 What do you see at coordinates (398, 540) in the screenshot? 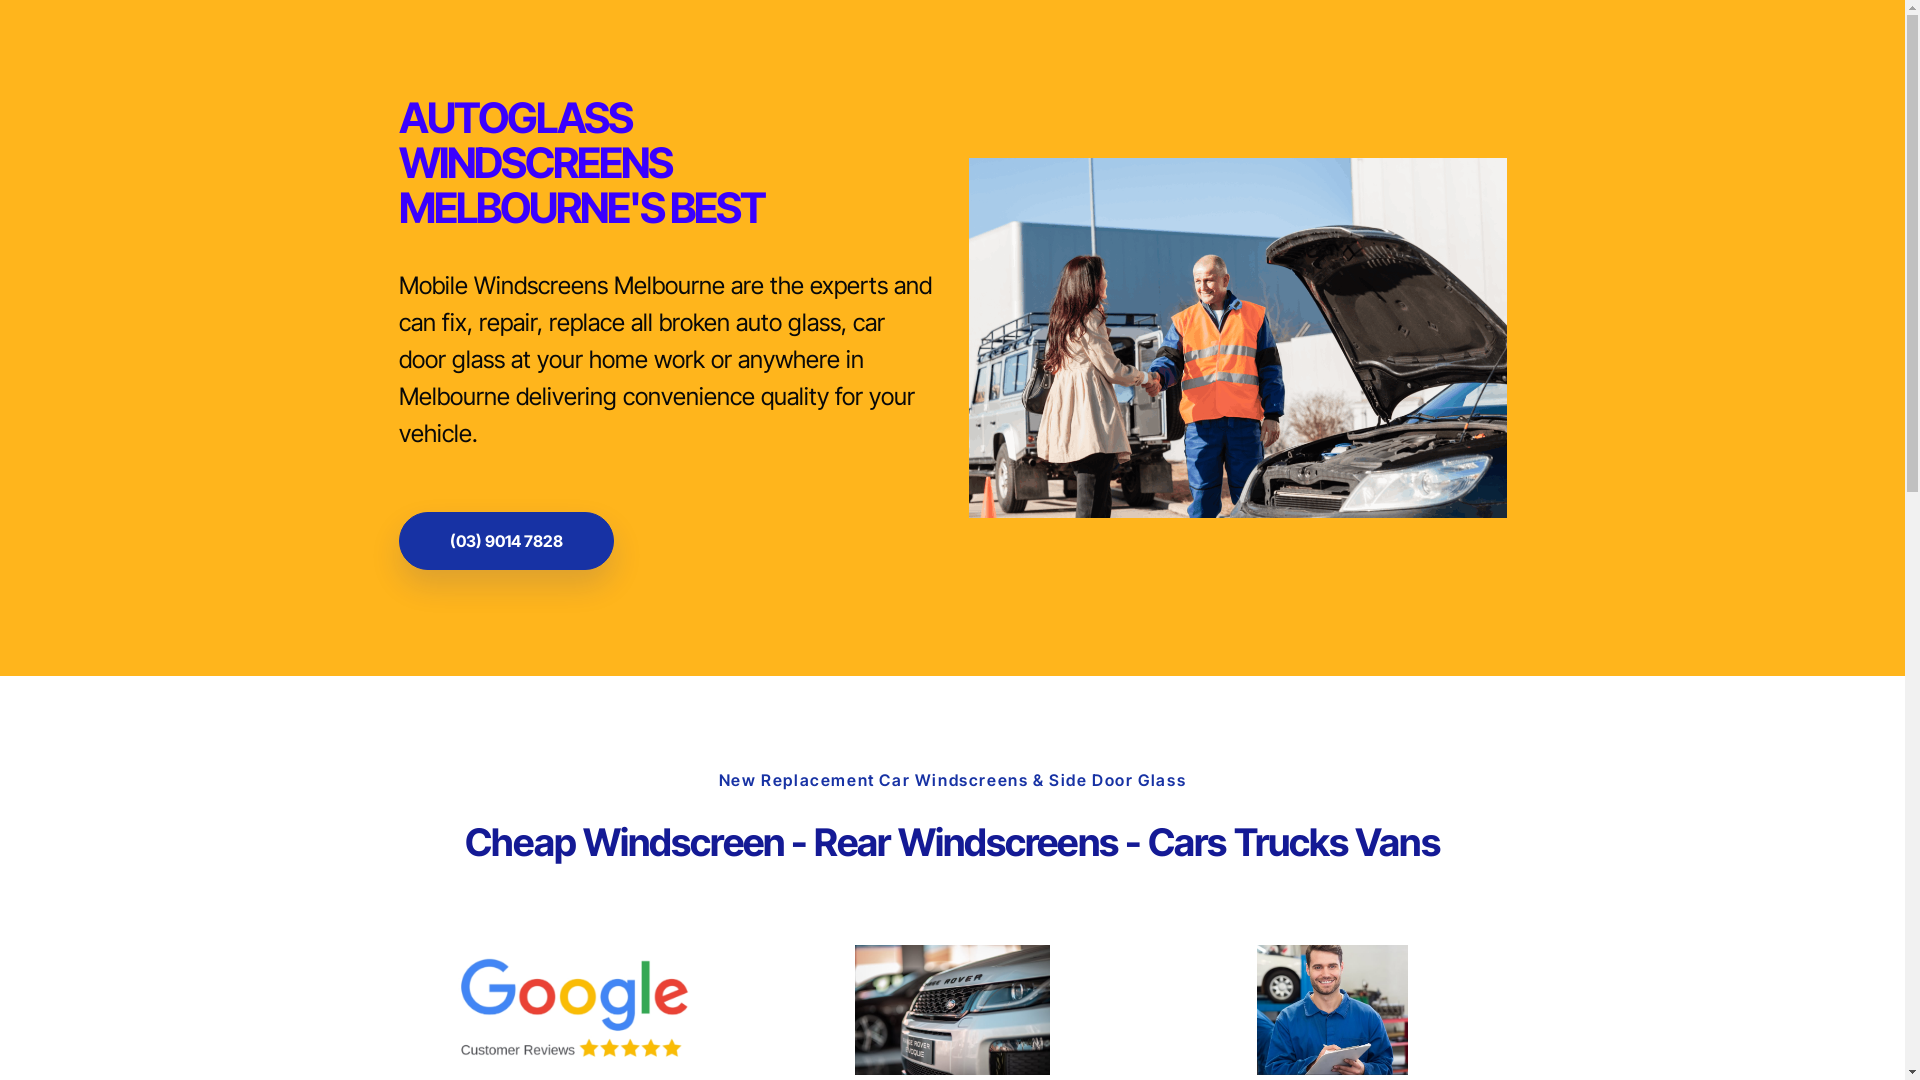
I see `'(03) 9014 7828'` at bounding box center [398, 540].